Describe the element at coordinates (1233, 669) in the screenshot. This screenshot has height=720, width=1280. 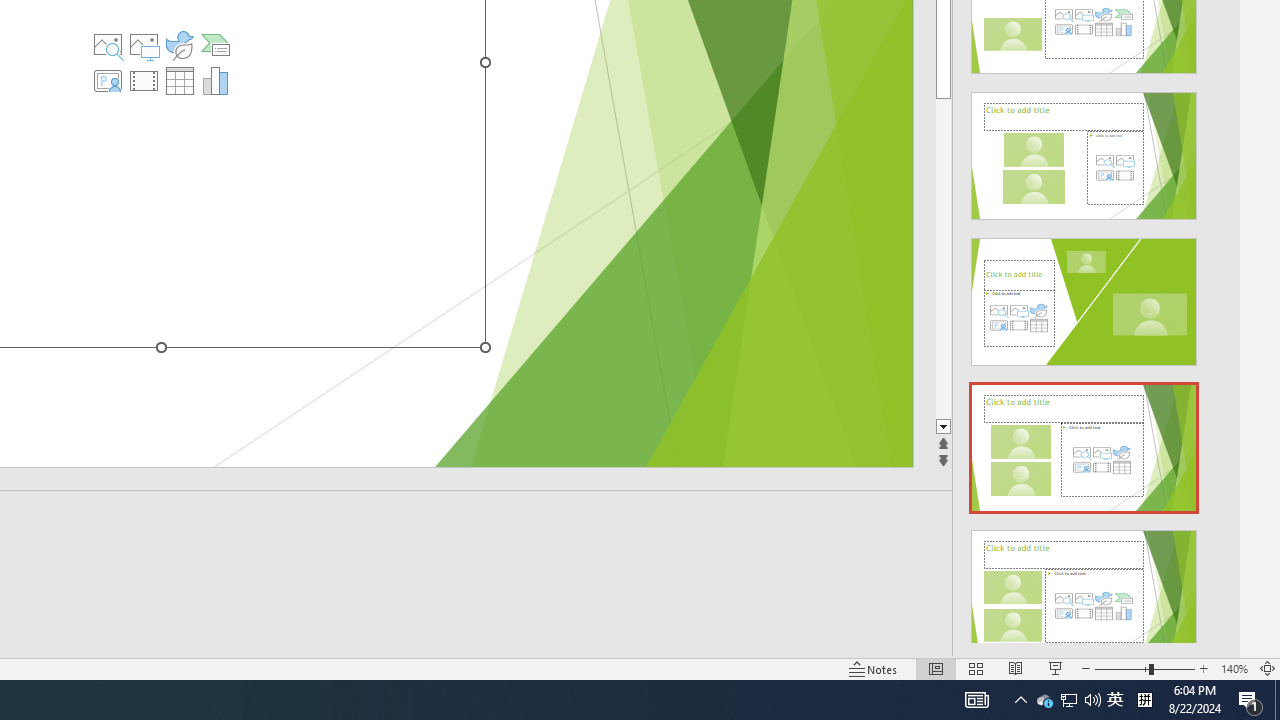
I see `'Zoom 140%'` at that location.